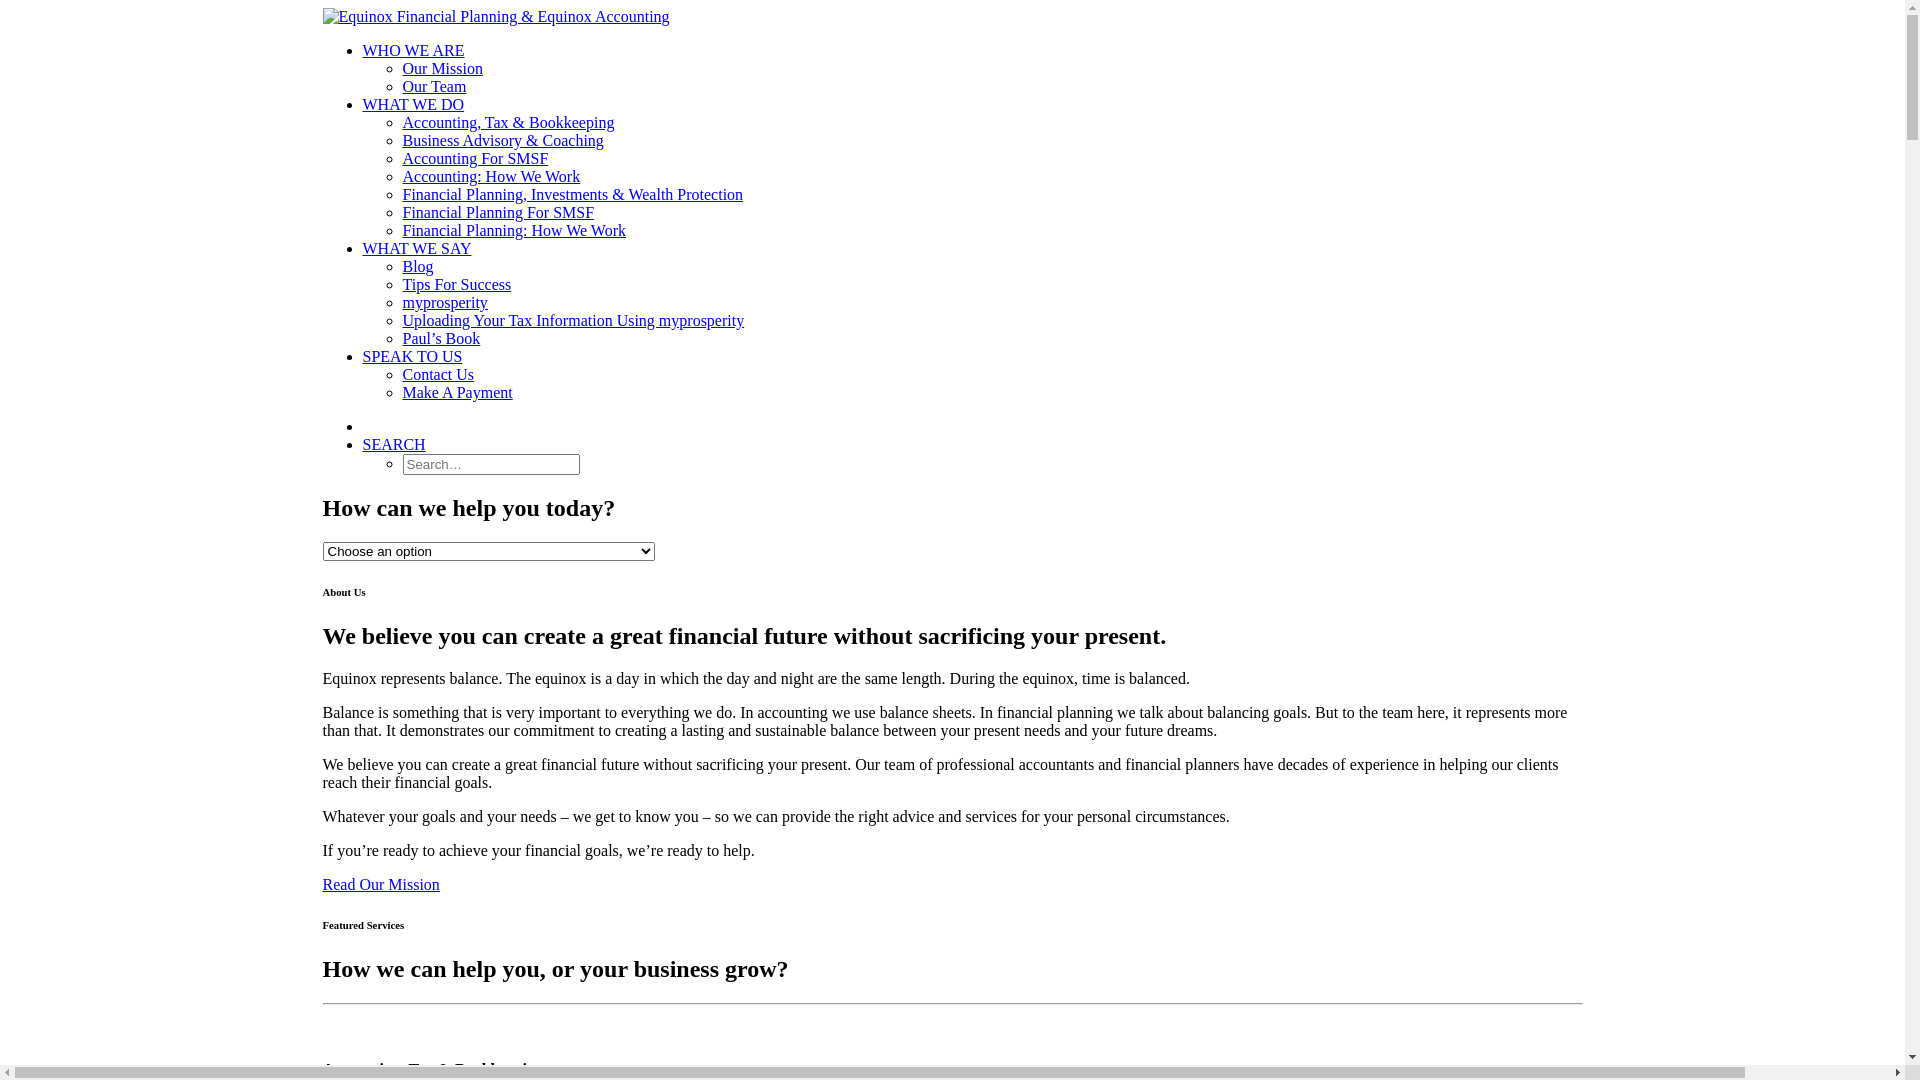 This screenshot has width=1920, height=1080. I want to click on 'Read Our Mission', so click(321, 883).